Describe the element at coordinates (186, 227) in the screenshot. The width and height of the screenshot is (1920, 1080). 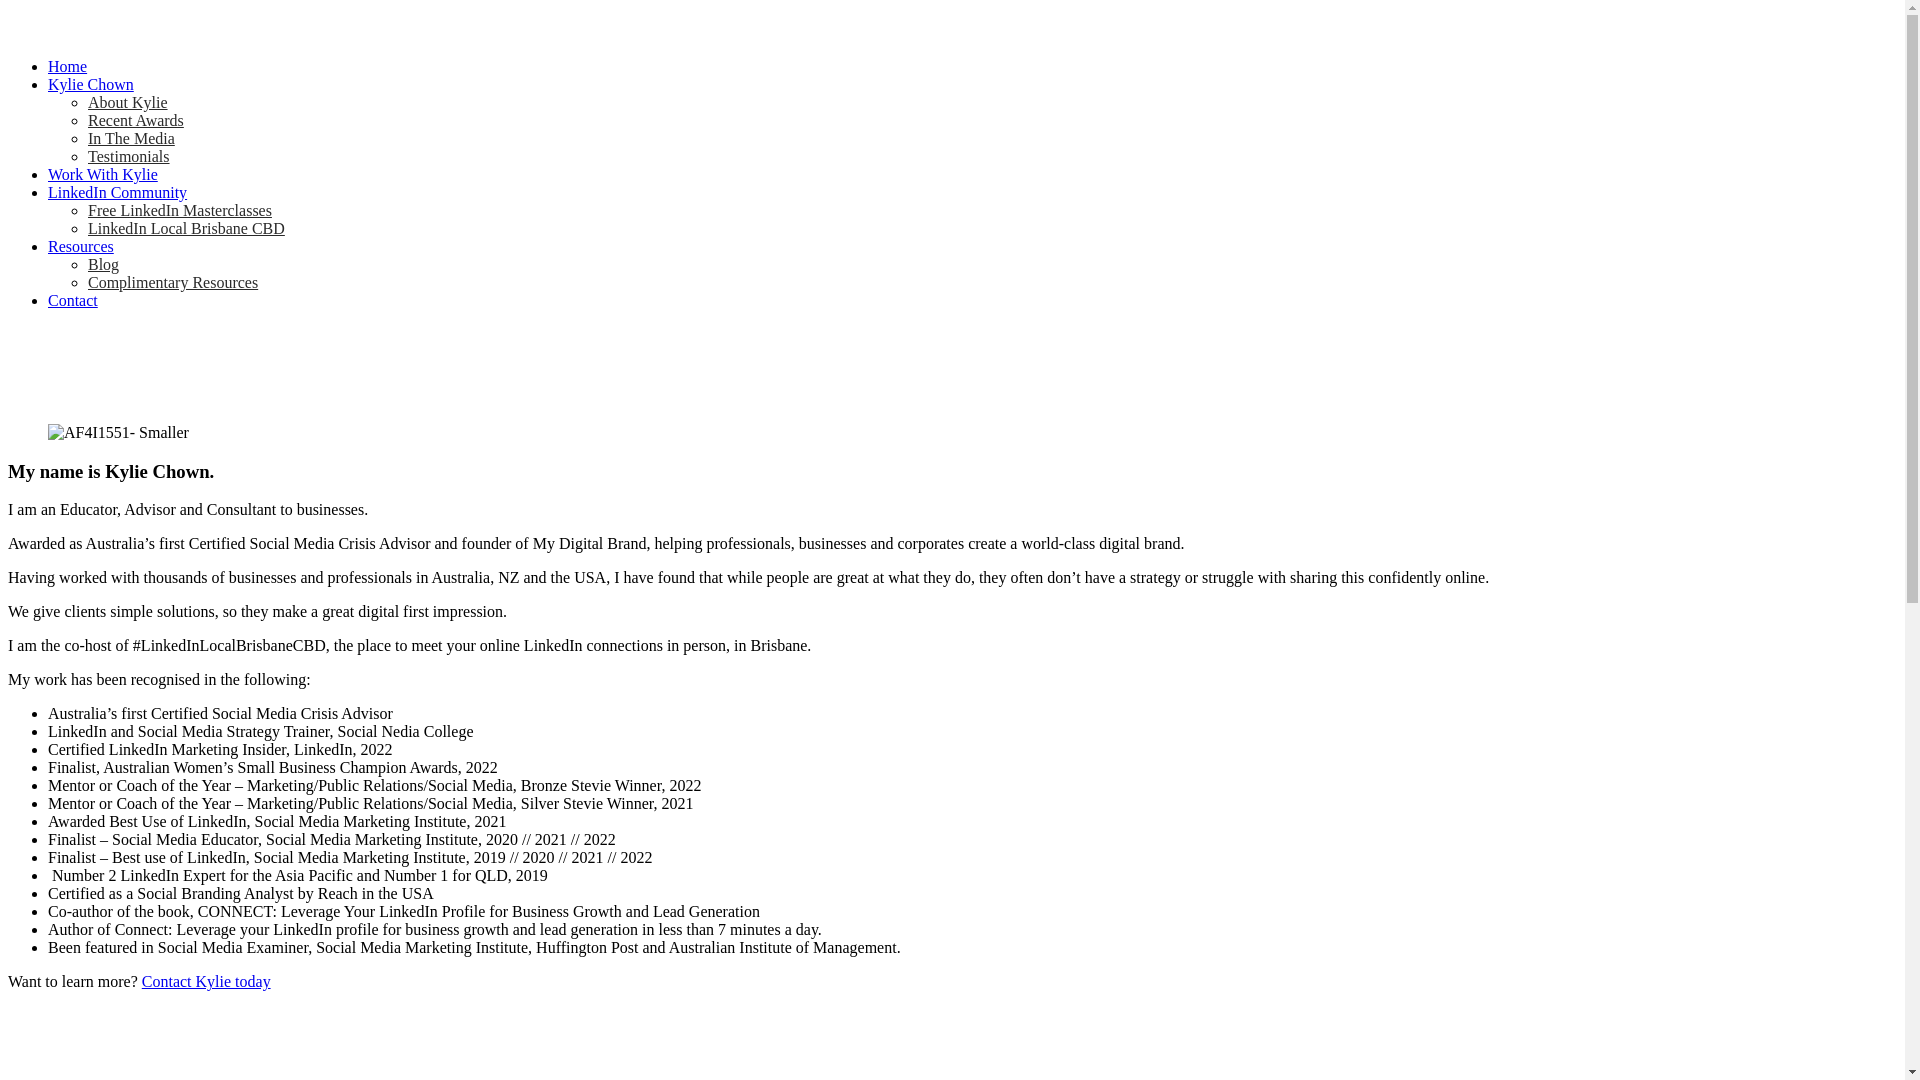
I see `'LinkedIn Local Brisbane CBD'` at that location.